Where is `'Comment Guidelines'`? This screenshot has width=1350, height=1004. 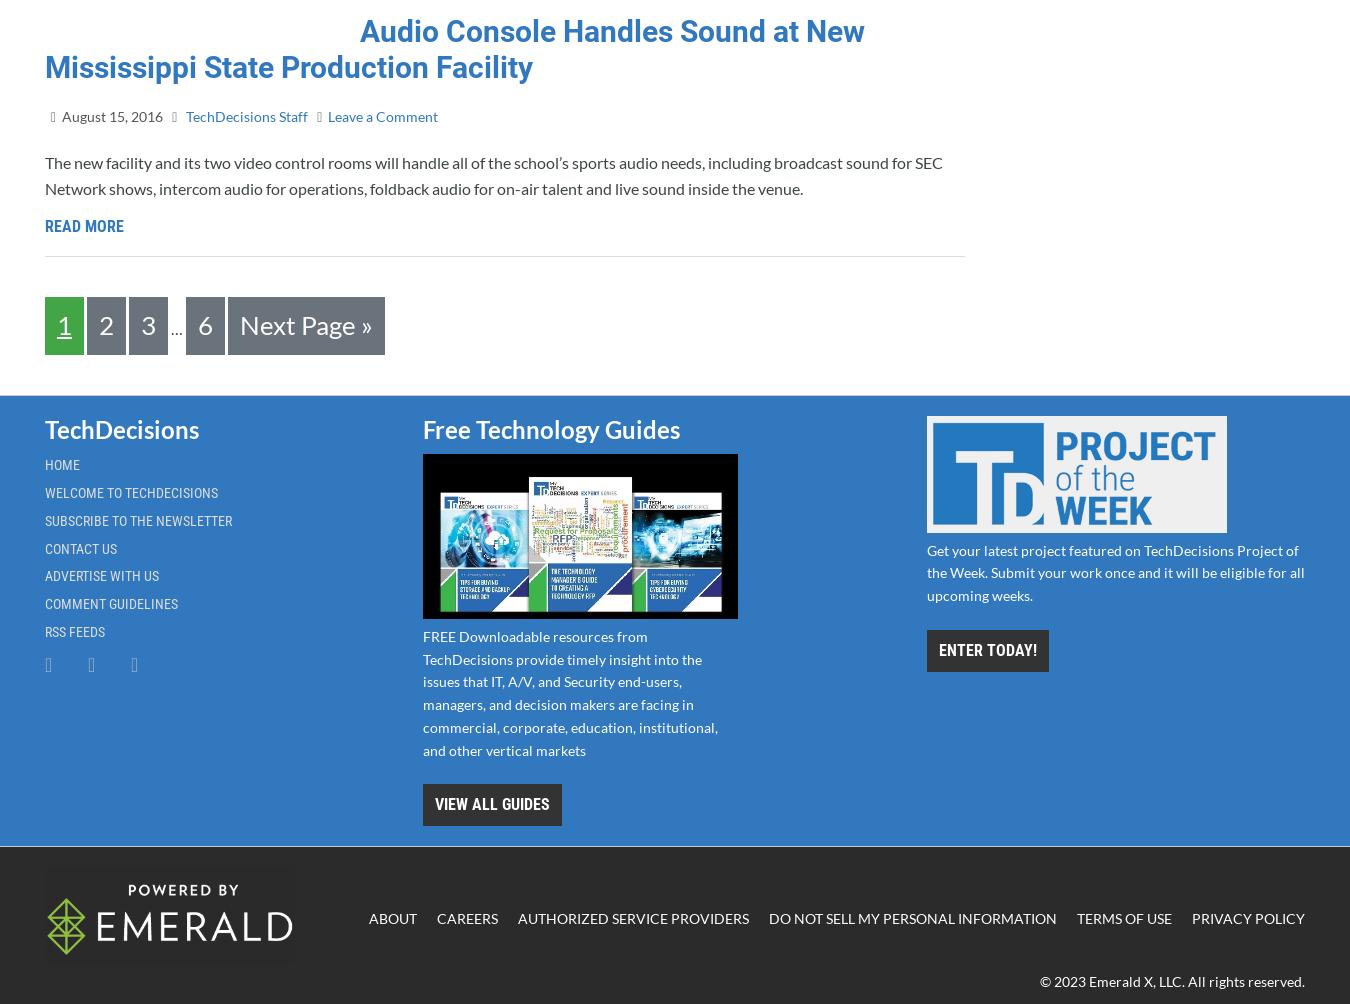
'Comment Guidelines' is located at coordinates (110, 604).